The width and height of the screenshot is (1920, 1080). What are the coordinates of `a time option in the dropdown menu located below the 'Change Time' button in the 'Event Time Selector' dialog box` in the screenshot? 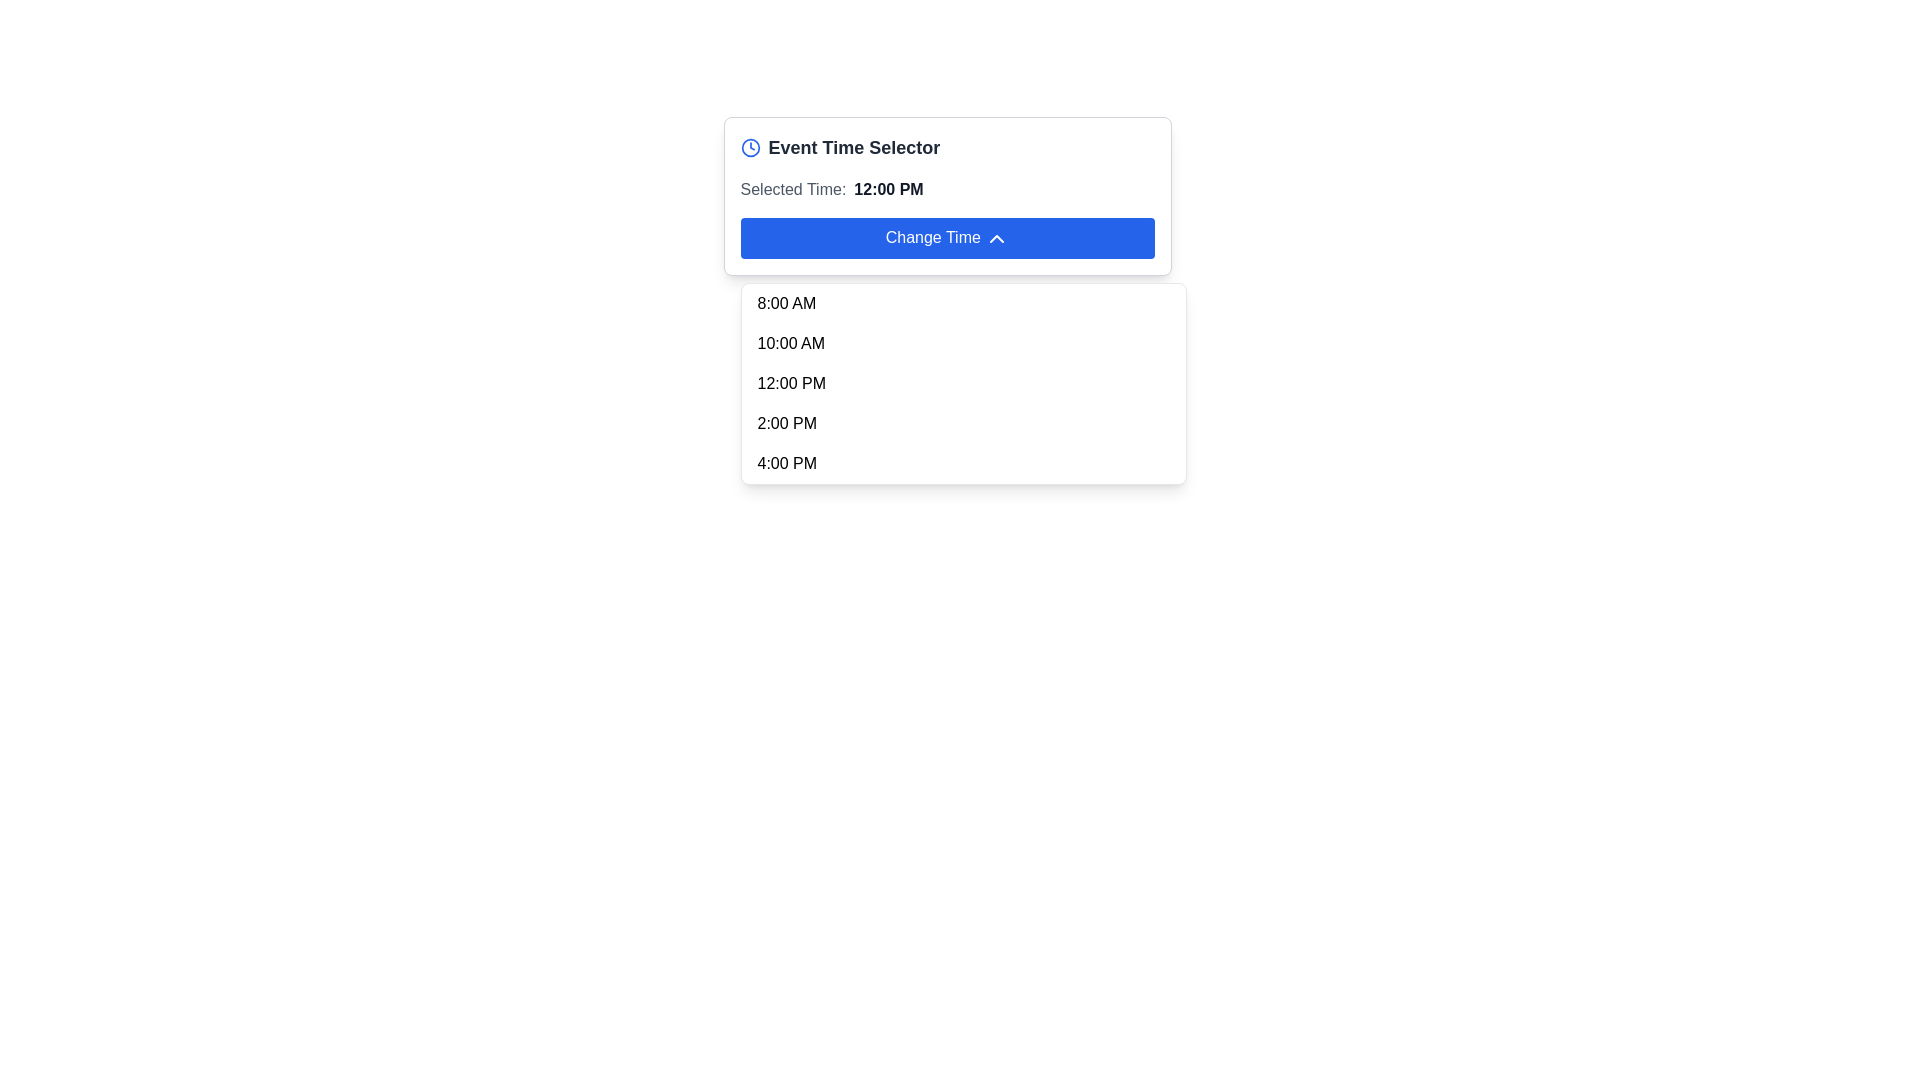 It's located at (963, 383).